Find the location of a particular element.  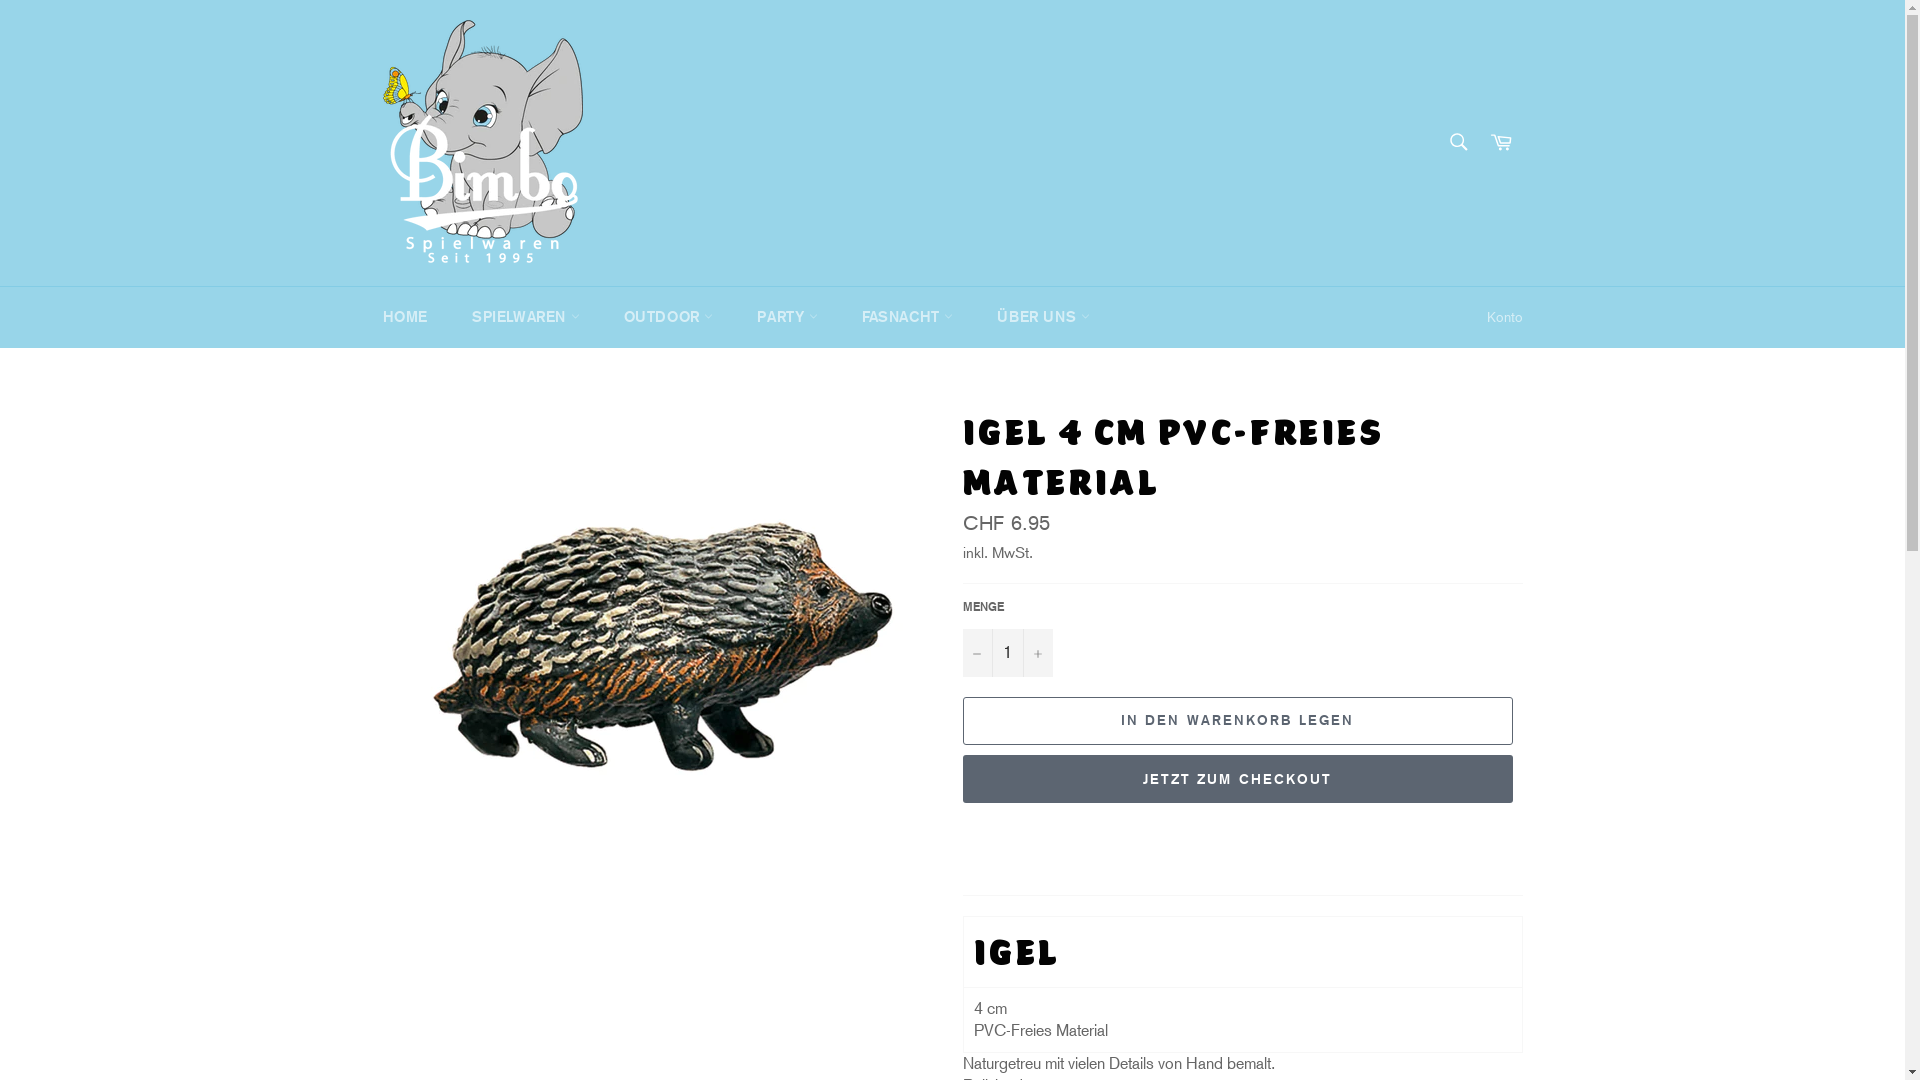

'FASNACHT' is located at coordinates (906, 316).